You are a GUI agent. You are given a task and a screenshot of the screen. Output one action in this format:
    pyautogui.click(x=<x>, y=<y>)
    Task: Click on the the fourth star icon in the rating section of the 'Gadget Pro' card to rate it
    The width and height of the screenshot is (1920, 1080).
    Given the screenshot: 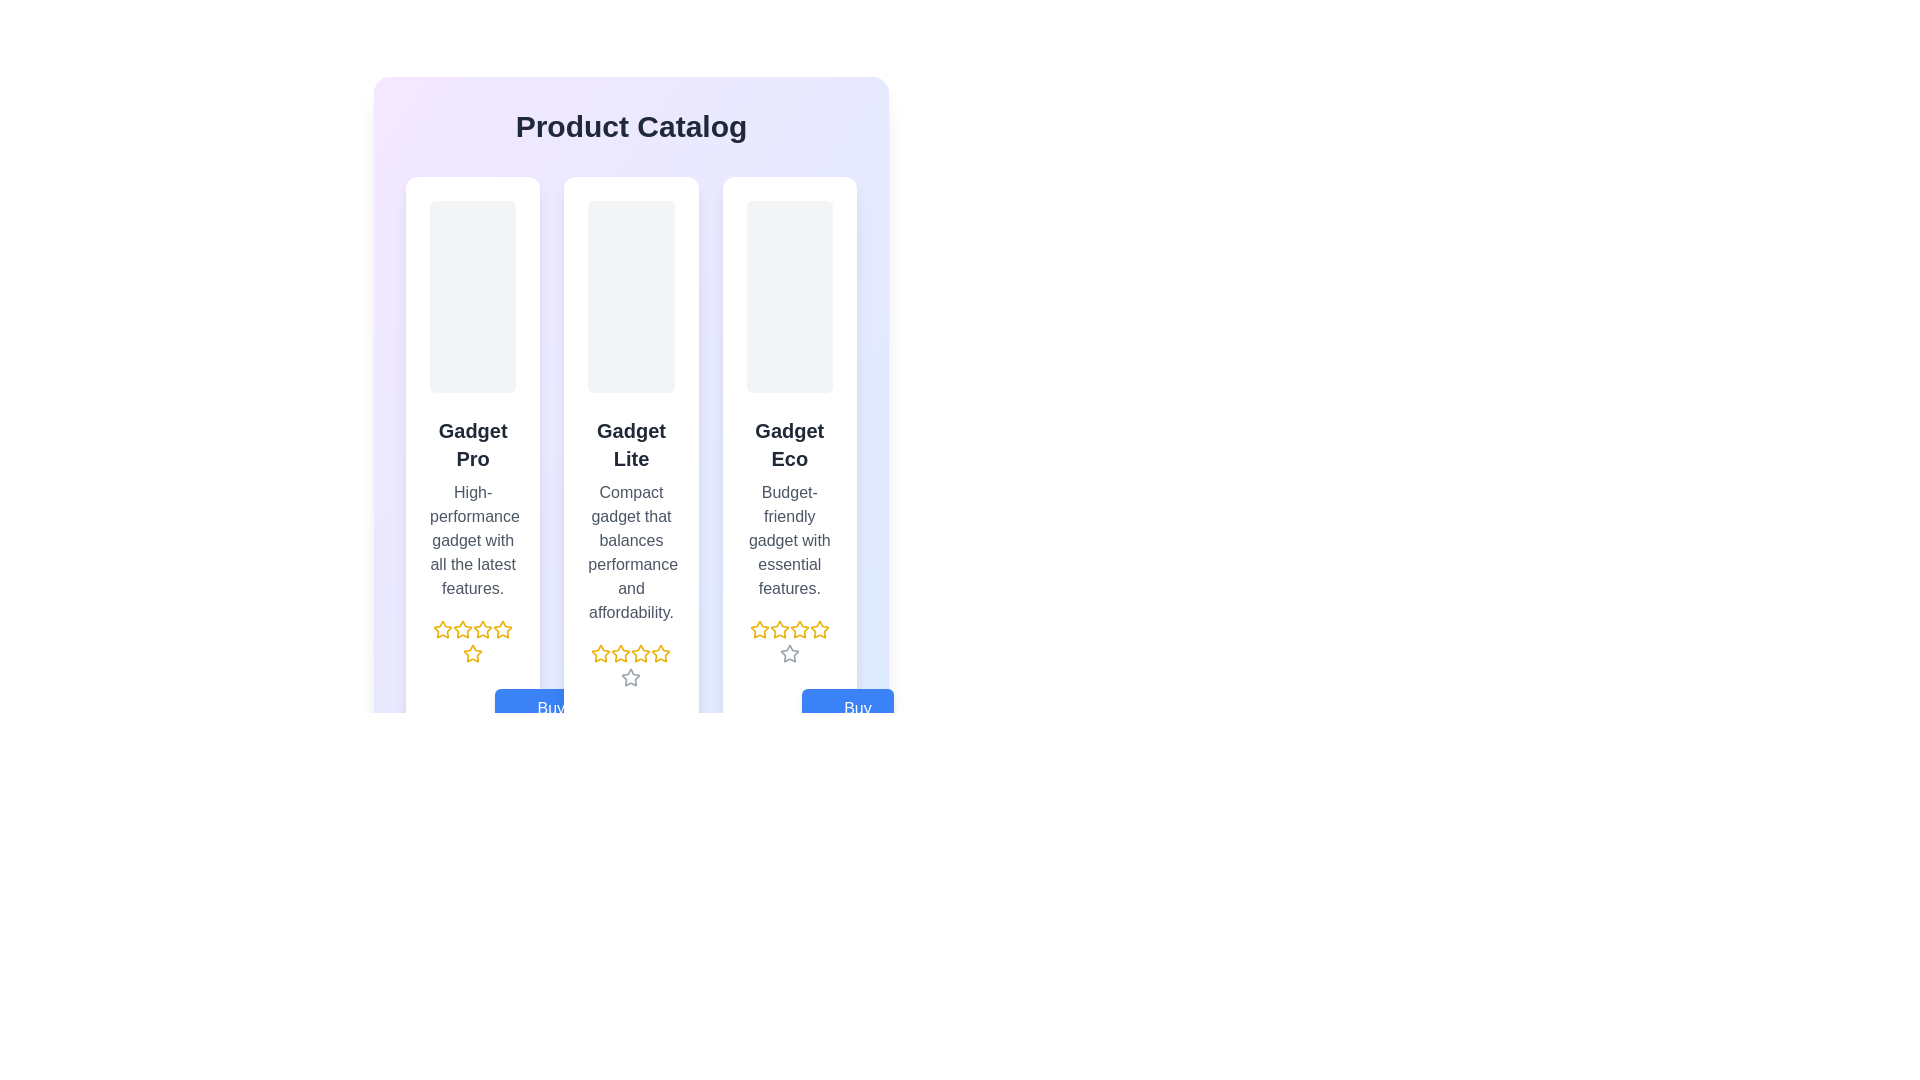 What is the action you would take?
    pyautogui.click(x=462, y=628)
    